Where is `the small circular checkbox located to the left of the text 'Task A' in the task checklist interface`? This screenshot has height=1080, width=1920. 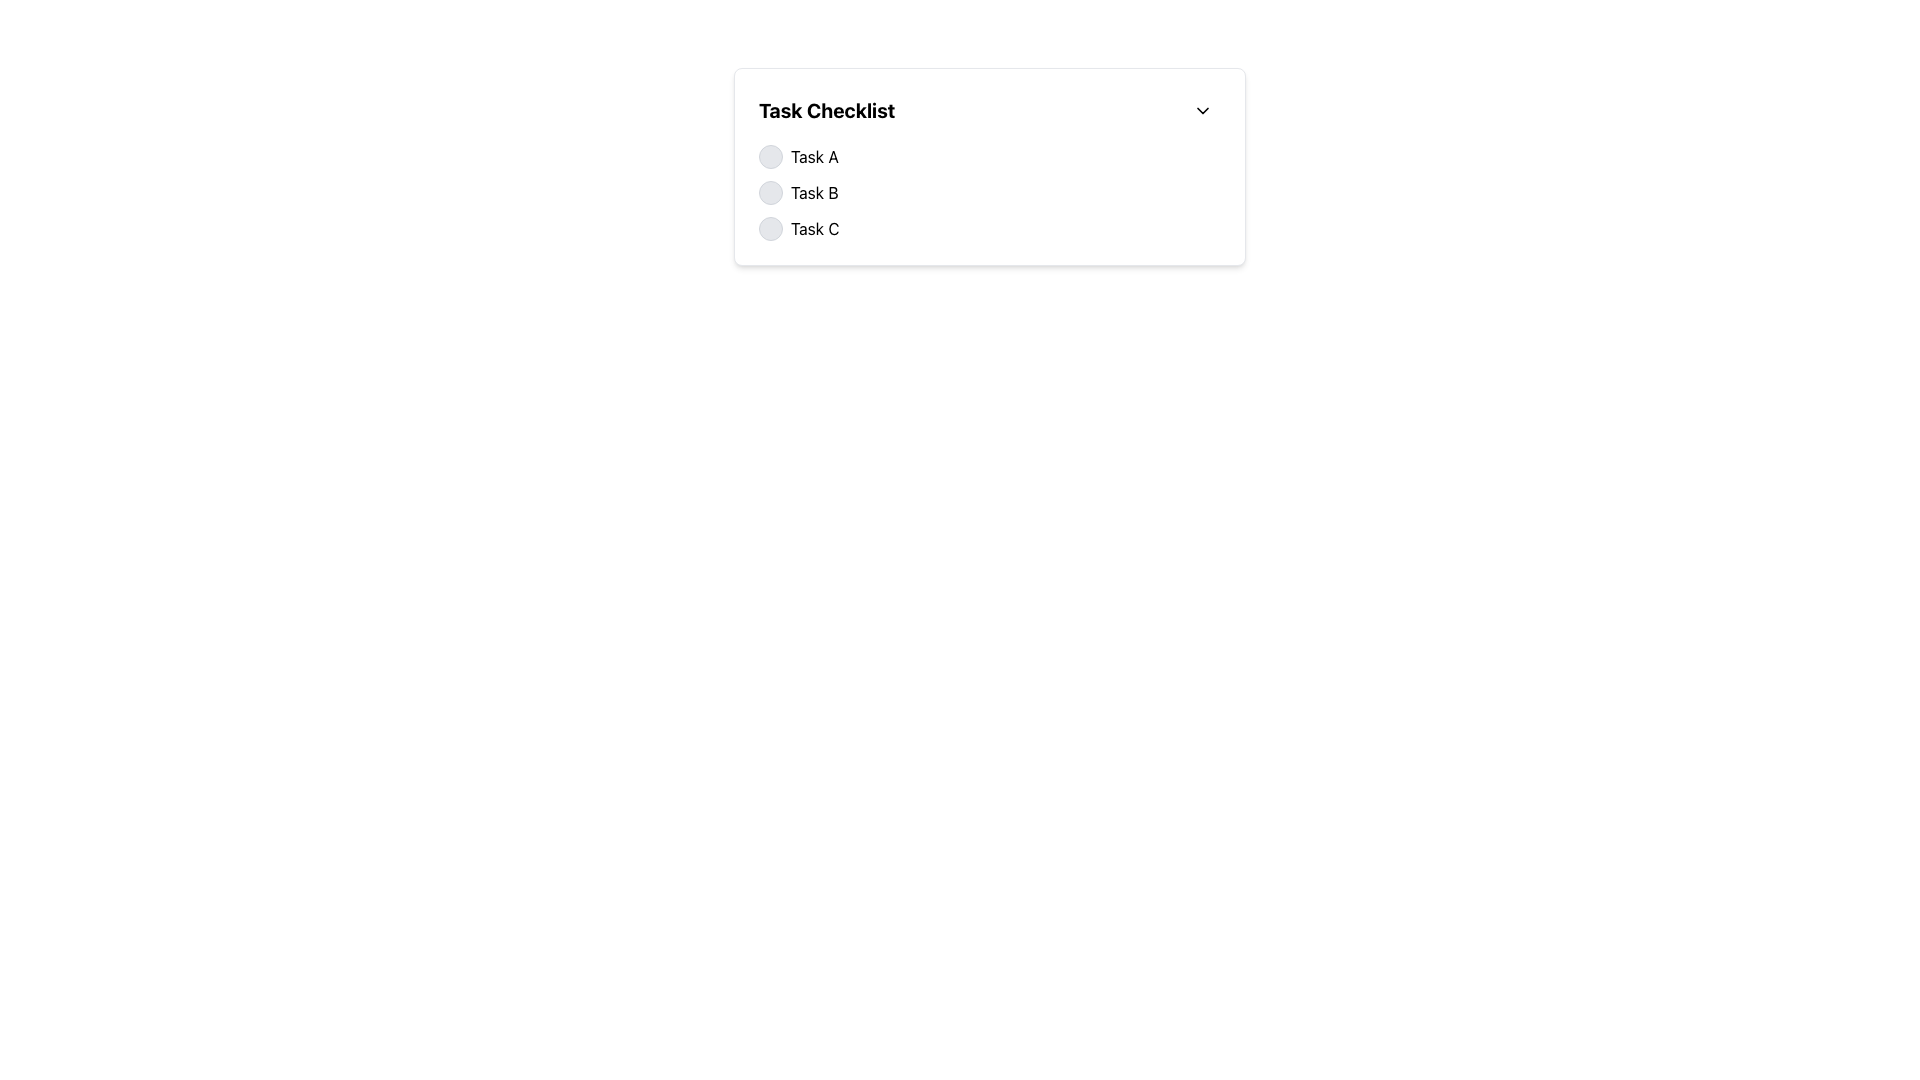
the small circular checkbox located to the left of the text 'Task A' in the task checklist interface is located at coordinates (770, 156).